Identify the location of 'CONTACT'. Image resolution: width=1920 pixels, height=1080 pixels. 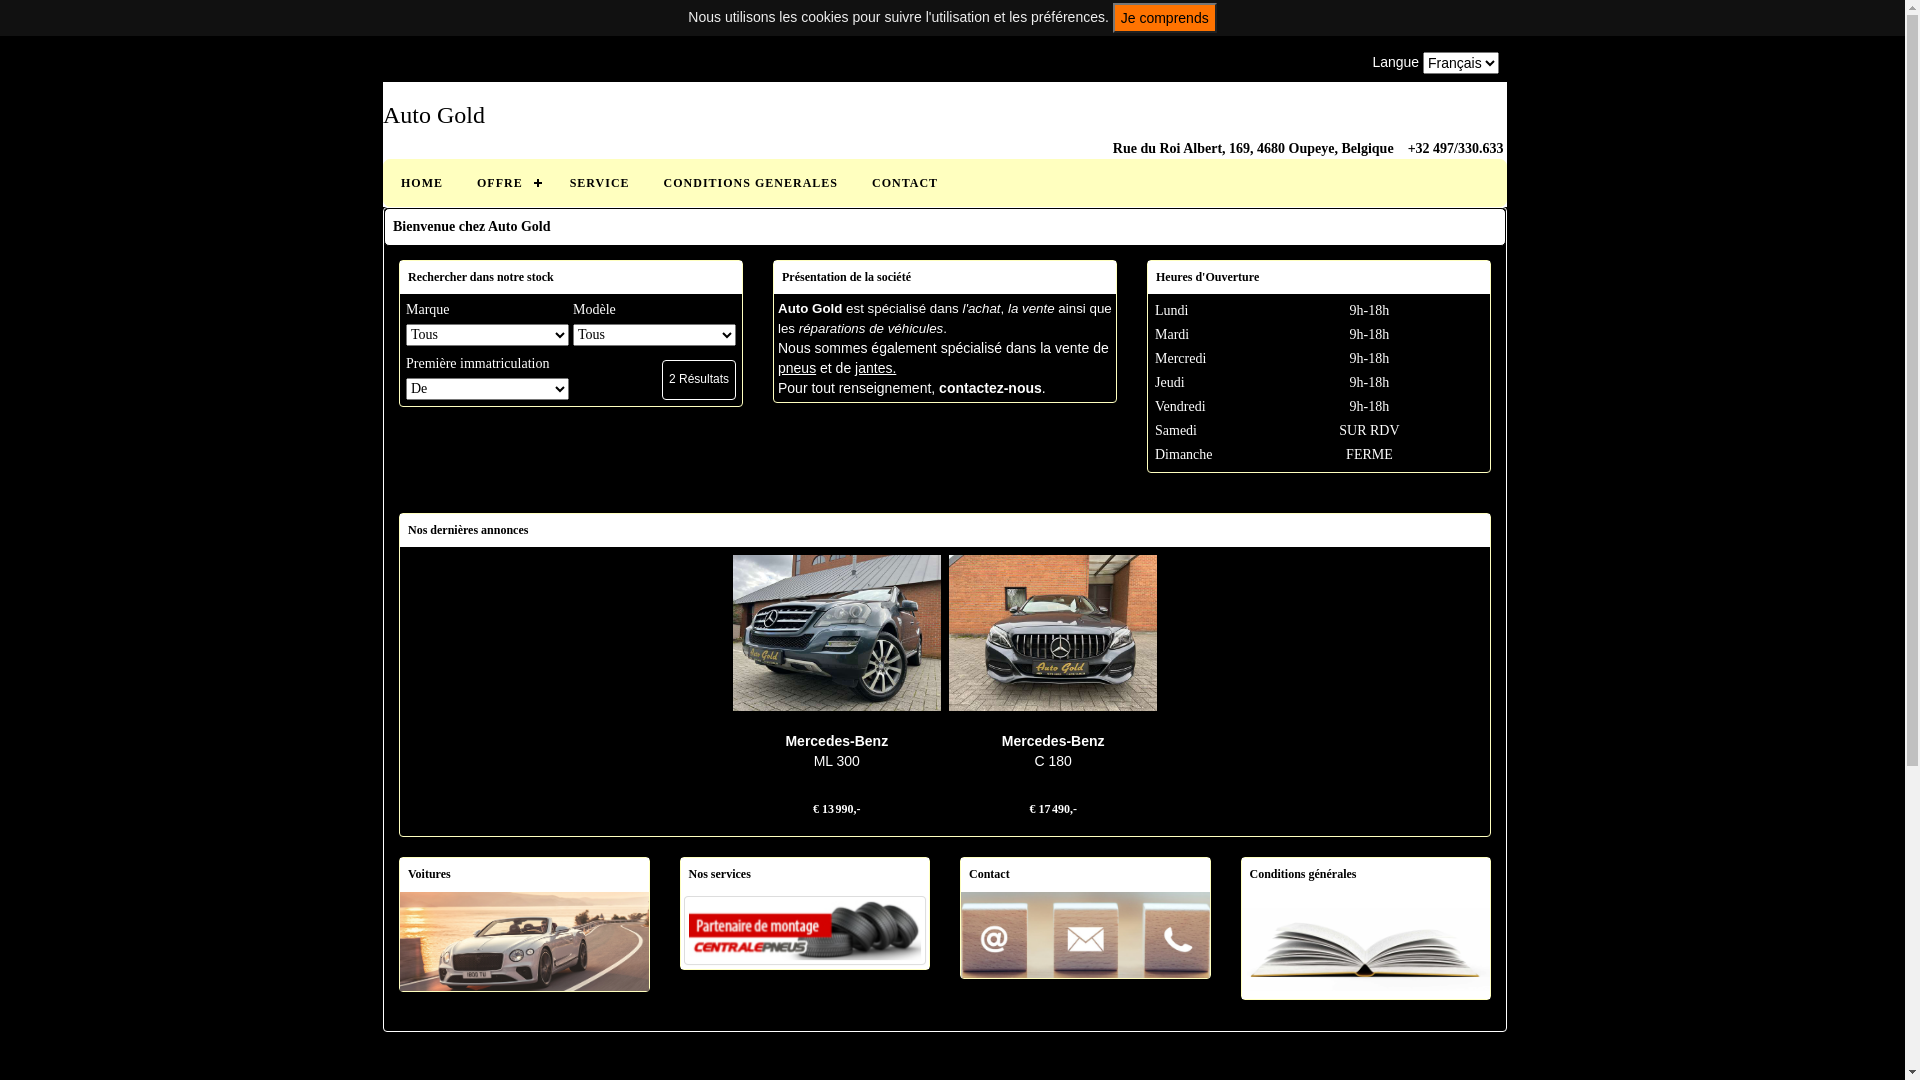
(904, 182).